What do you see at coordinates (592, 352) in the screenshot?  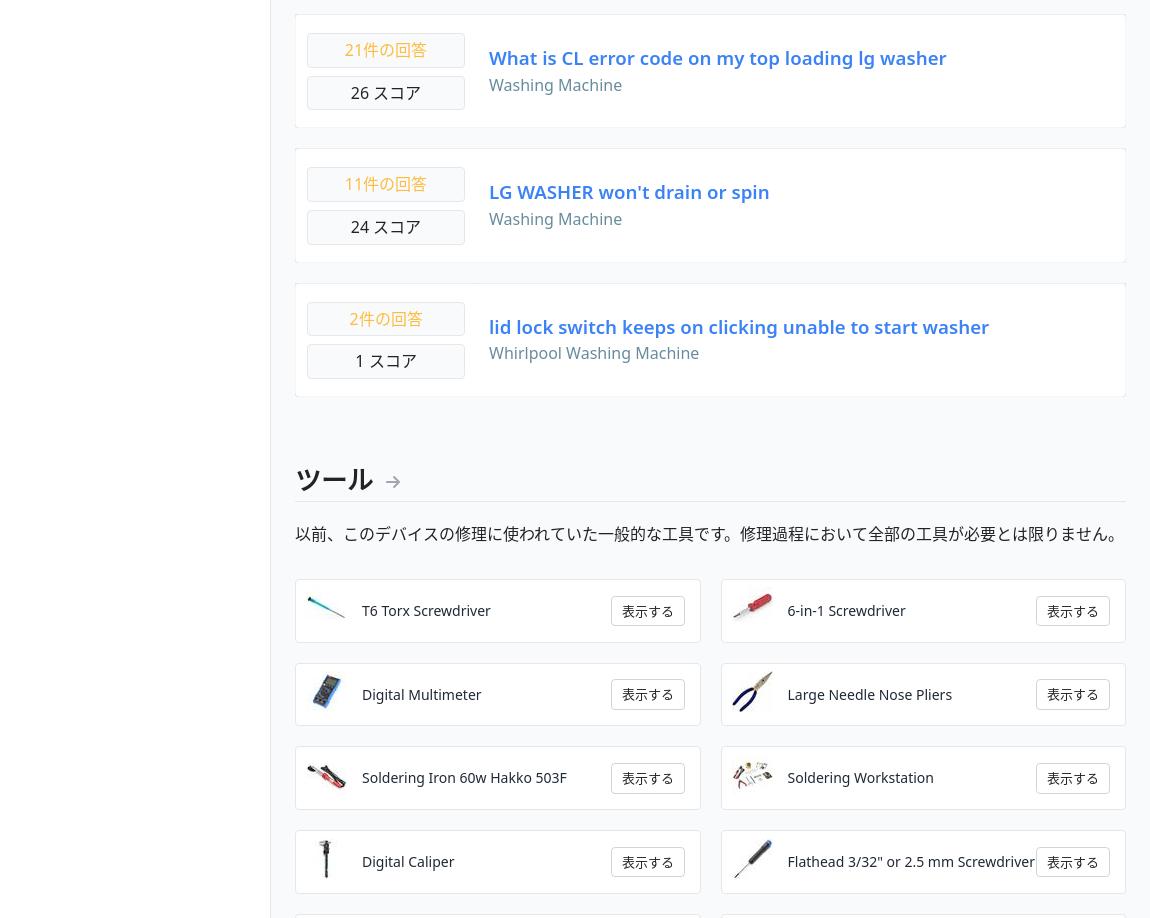 I see `'Whirlpool Washing Machine'` at bounding box center [592, 352].